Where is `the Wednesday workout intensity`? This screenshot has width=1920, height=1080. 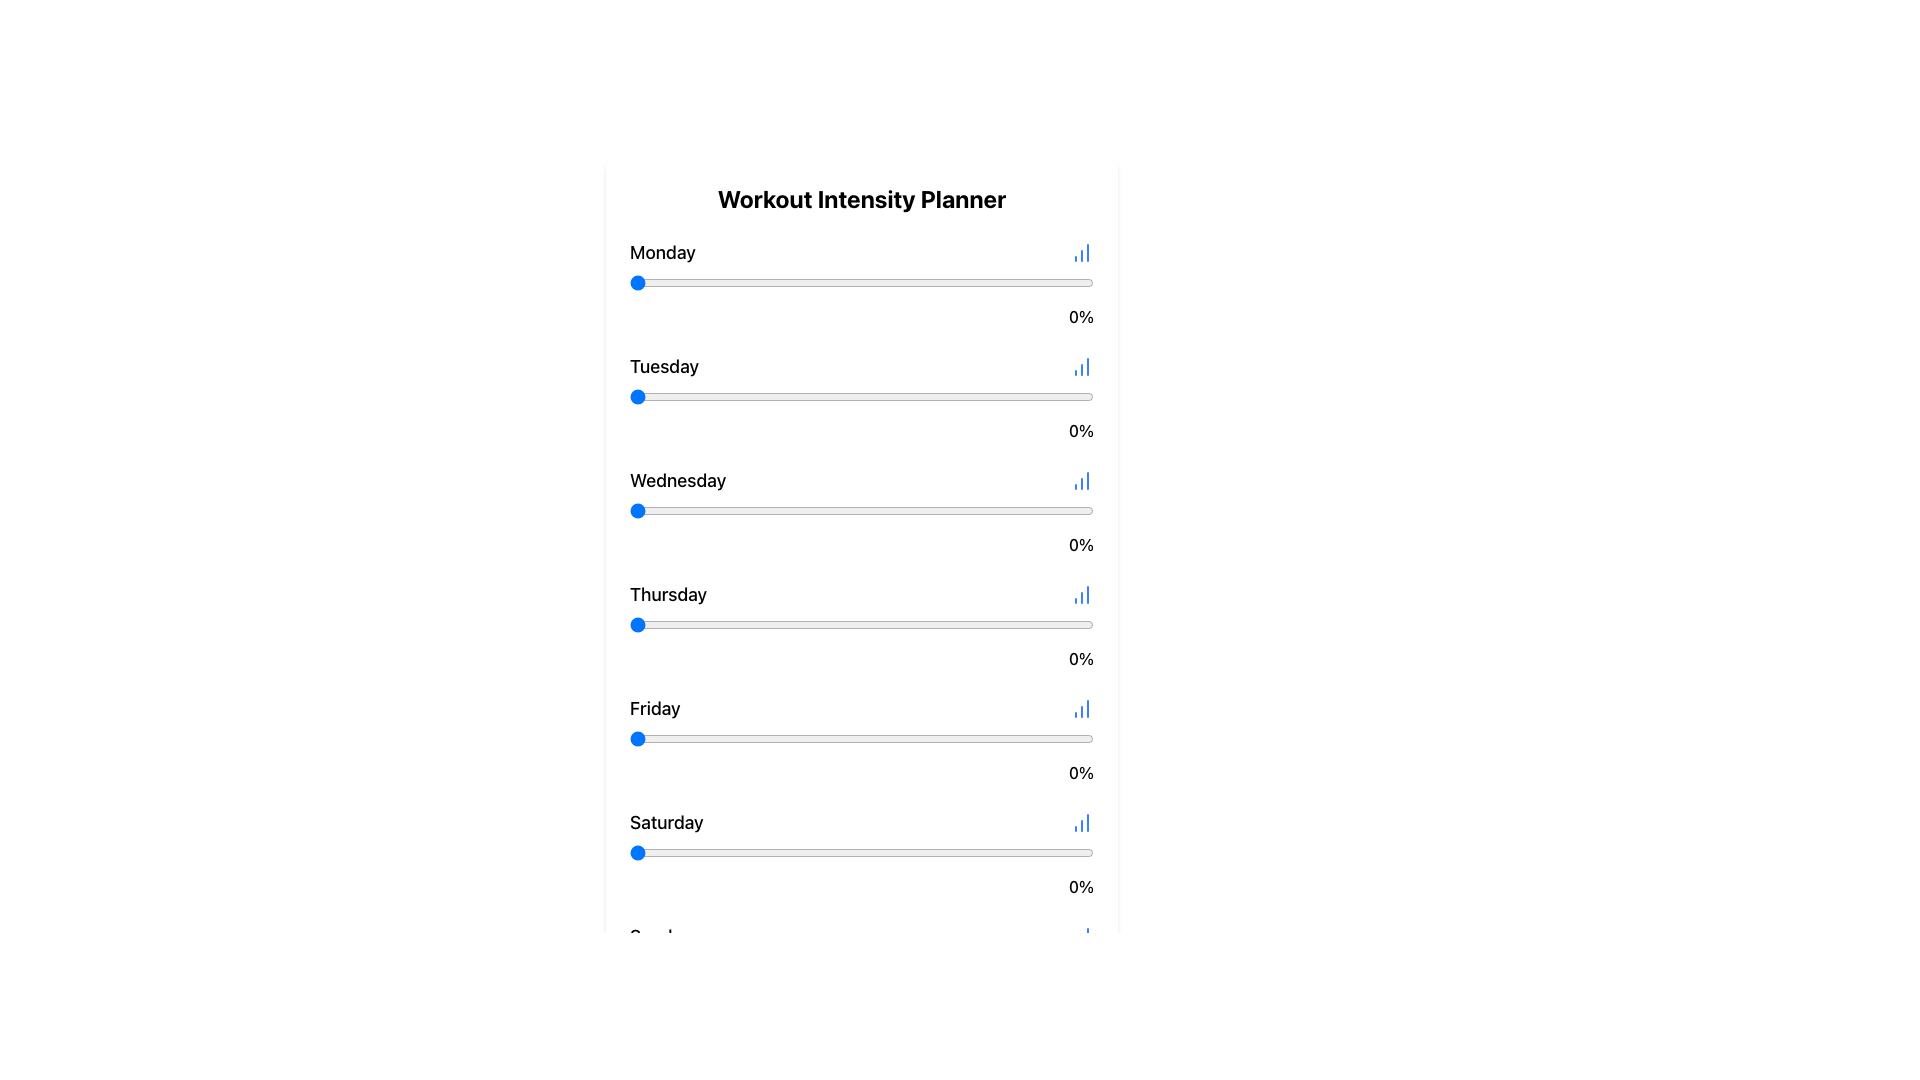
the Wednesday workout intensity is located at coordinates (731, 509).